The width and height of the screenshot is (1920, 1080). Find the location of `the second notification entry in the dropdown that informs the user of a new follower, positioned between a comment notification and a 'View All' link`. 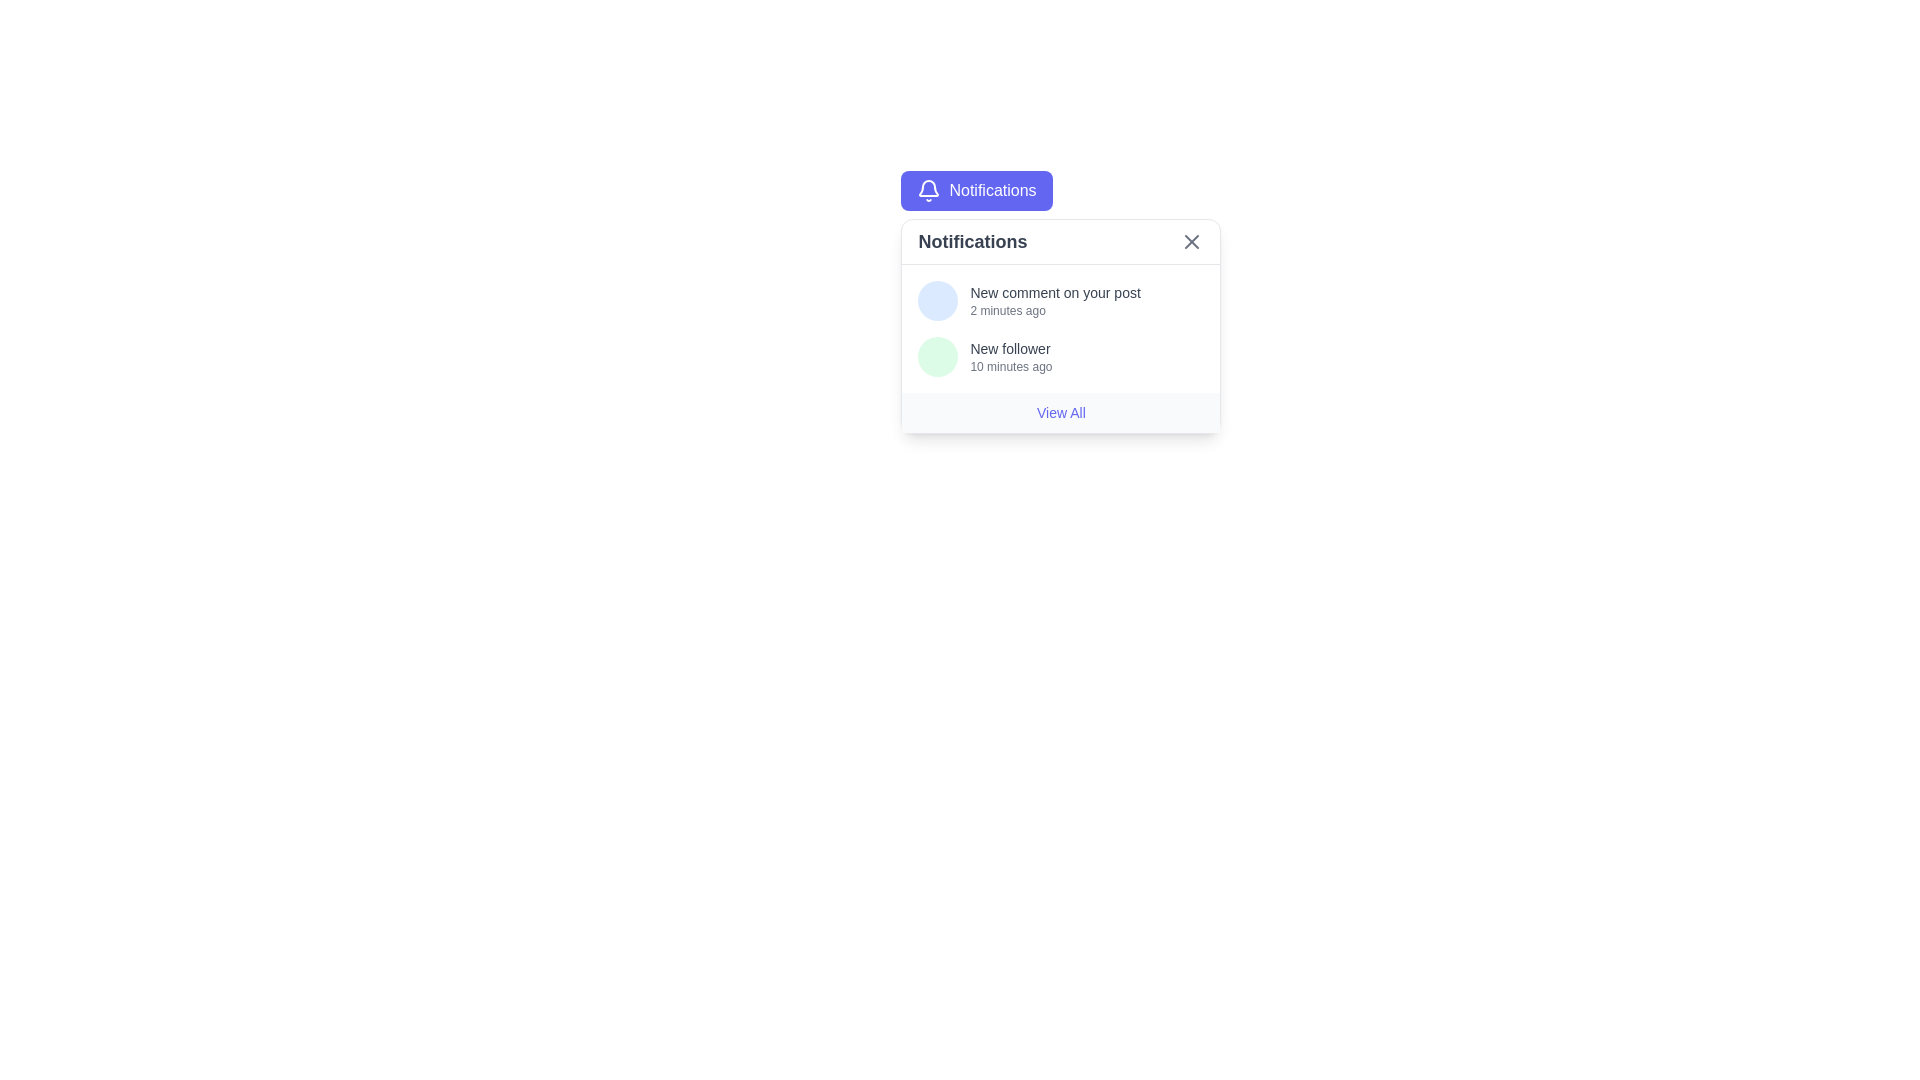

the second notification entry in the dropdown that informs the user of a new follower, positioned between a comment notification and a 'View All' link is located at coordinates (1011, 356).